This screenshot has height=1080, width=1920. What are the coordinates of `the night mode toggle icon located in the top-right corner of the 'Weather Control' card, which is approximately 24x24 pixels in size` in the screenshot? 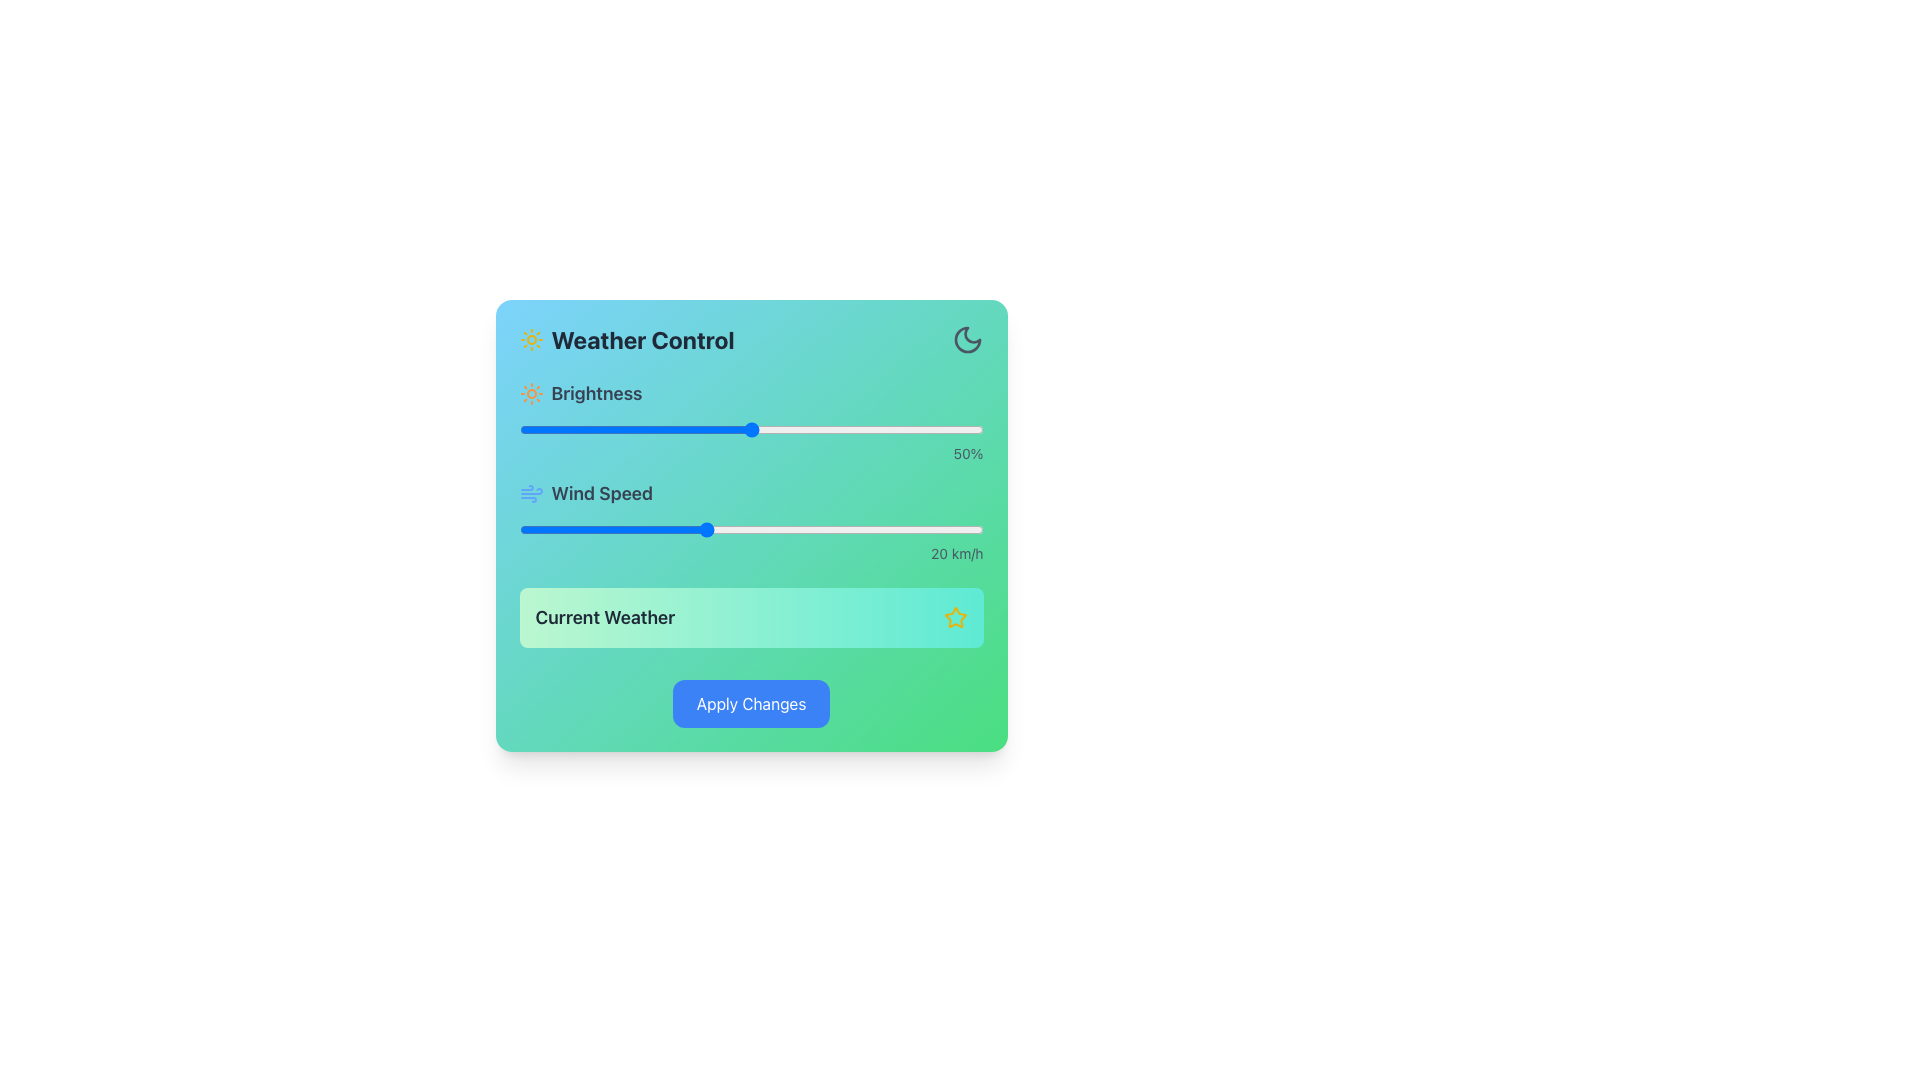 It's located at (967, 338).